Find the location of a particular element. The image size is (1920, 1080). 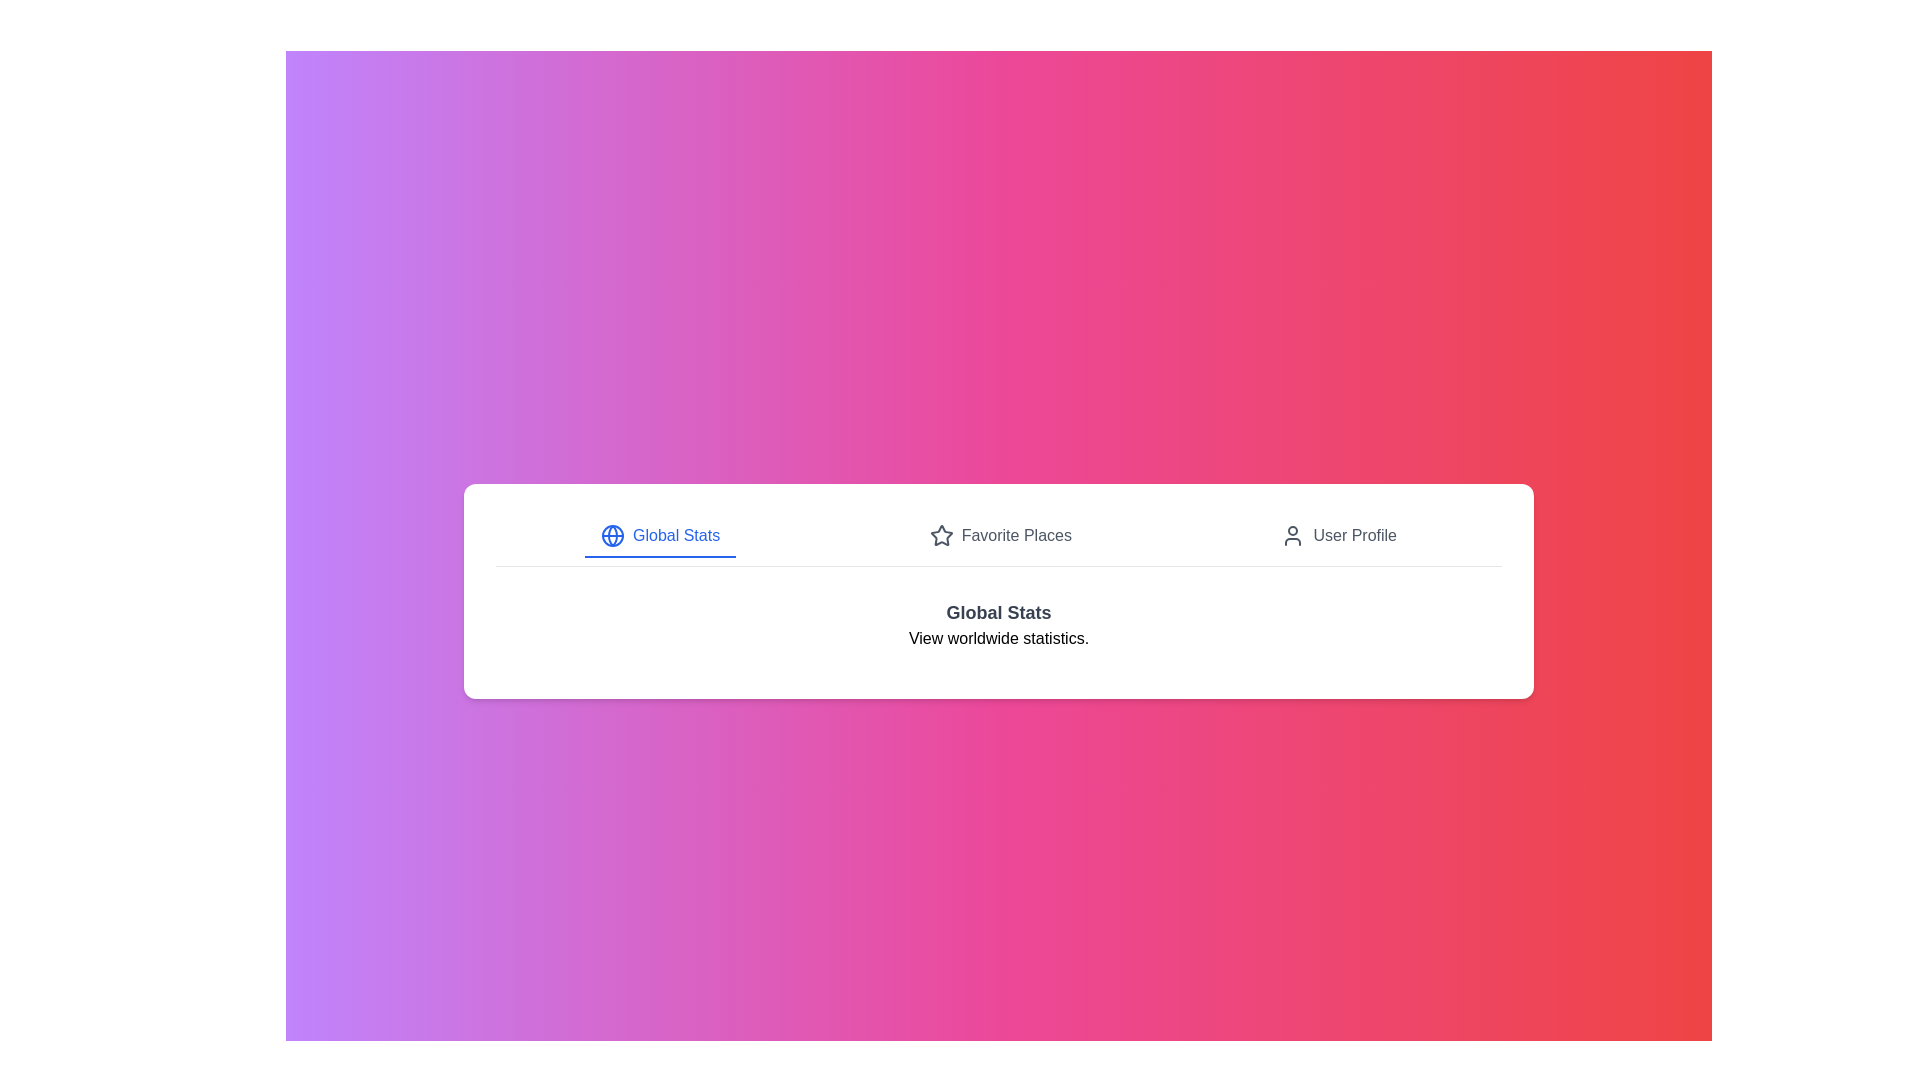

the 'Global Stats' icon located on the left side of the 'Global Stats' button in the navigation section is located at coordinates (612, 534).